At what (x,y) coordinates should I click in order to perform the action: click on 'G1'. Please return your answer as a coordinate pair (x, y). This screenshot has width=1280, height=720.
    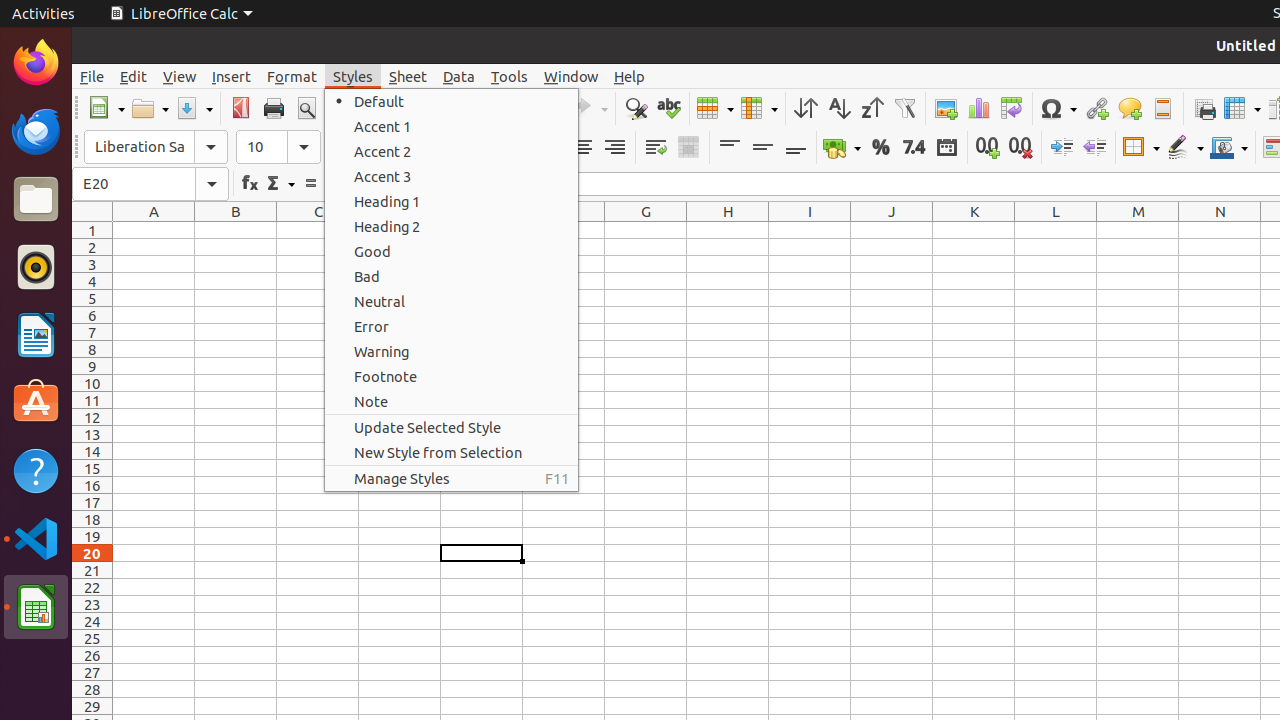
    Looking at the image, I should click on (646, 229).